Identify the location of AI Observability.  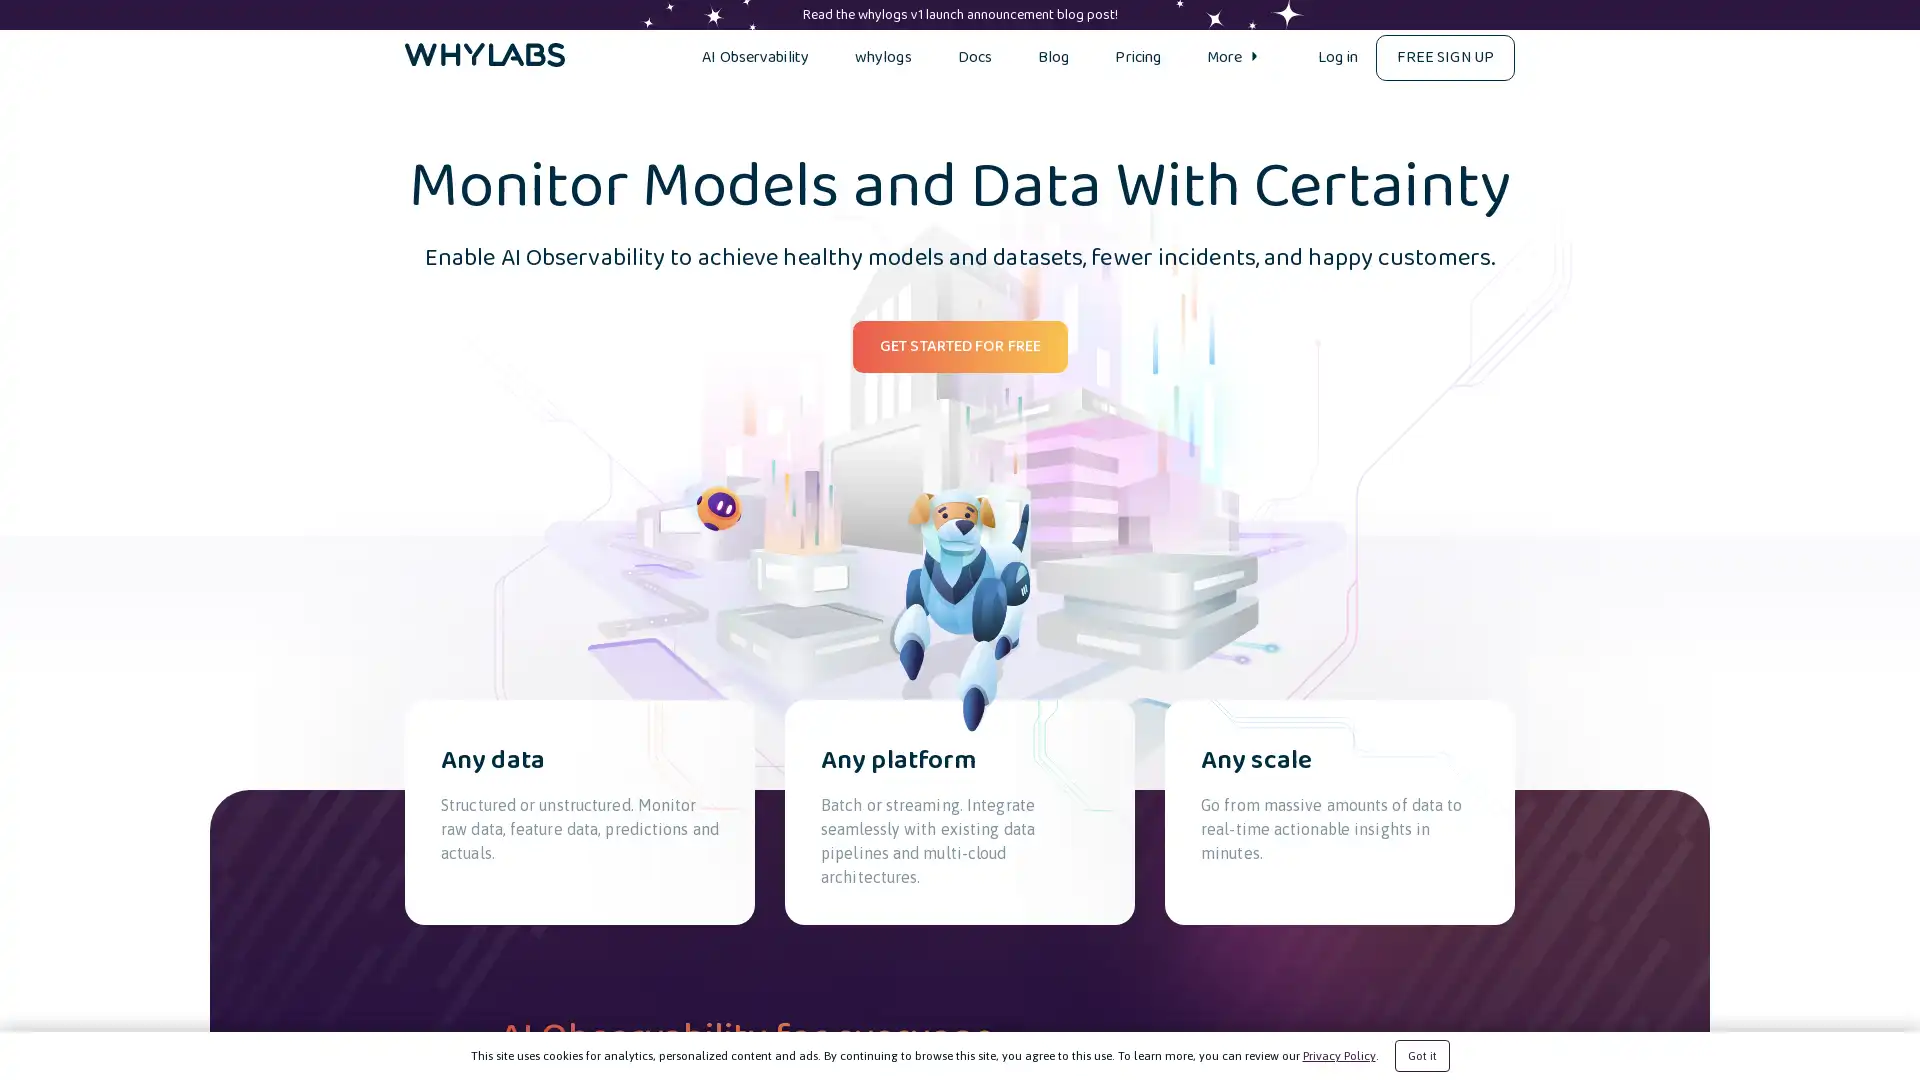
(753, 56).